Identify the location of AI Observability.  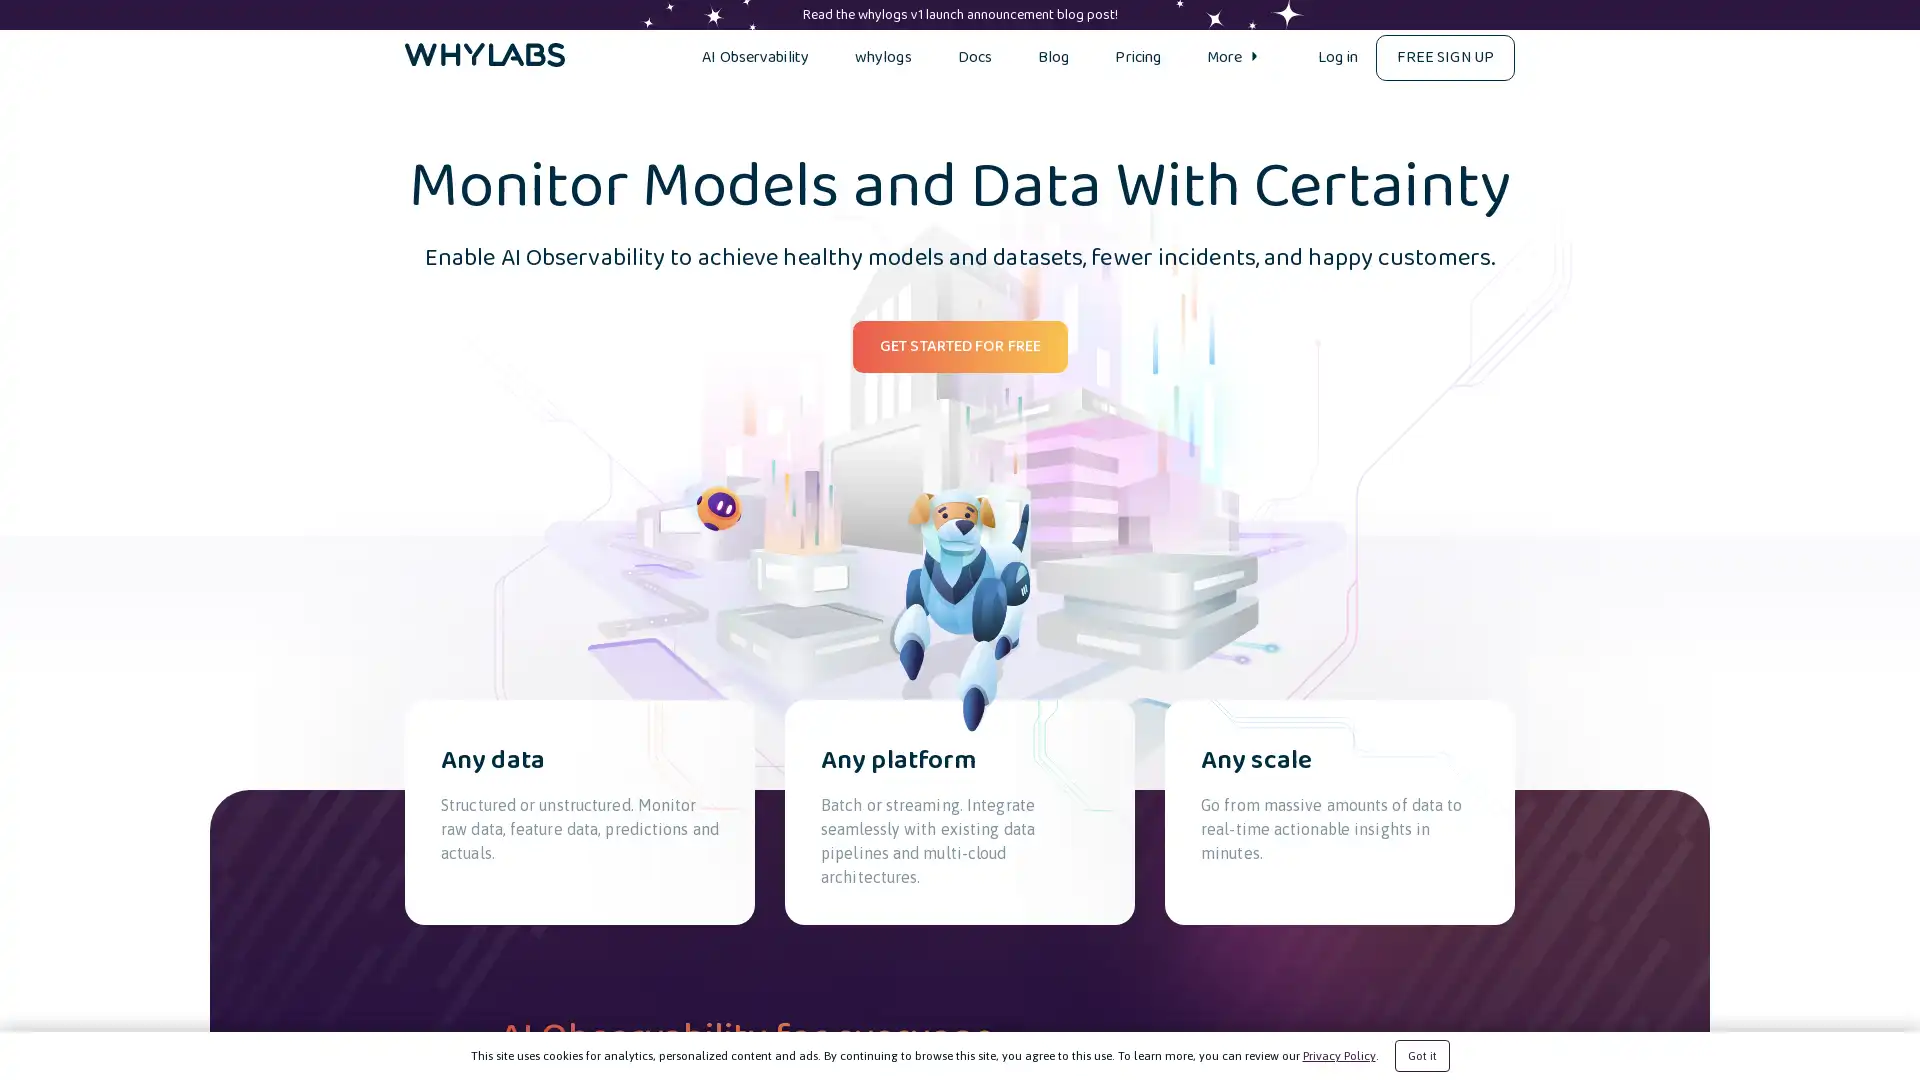
(753, 56).